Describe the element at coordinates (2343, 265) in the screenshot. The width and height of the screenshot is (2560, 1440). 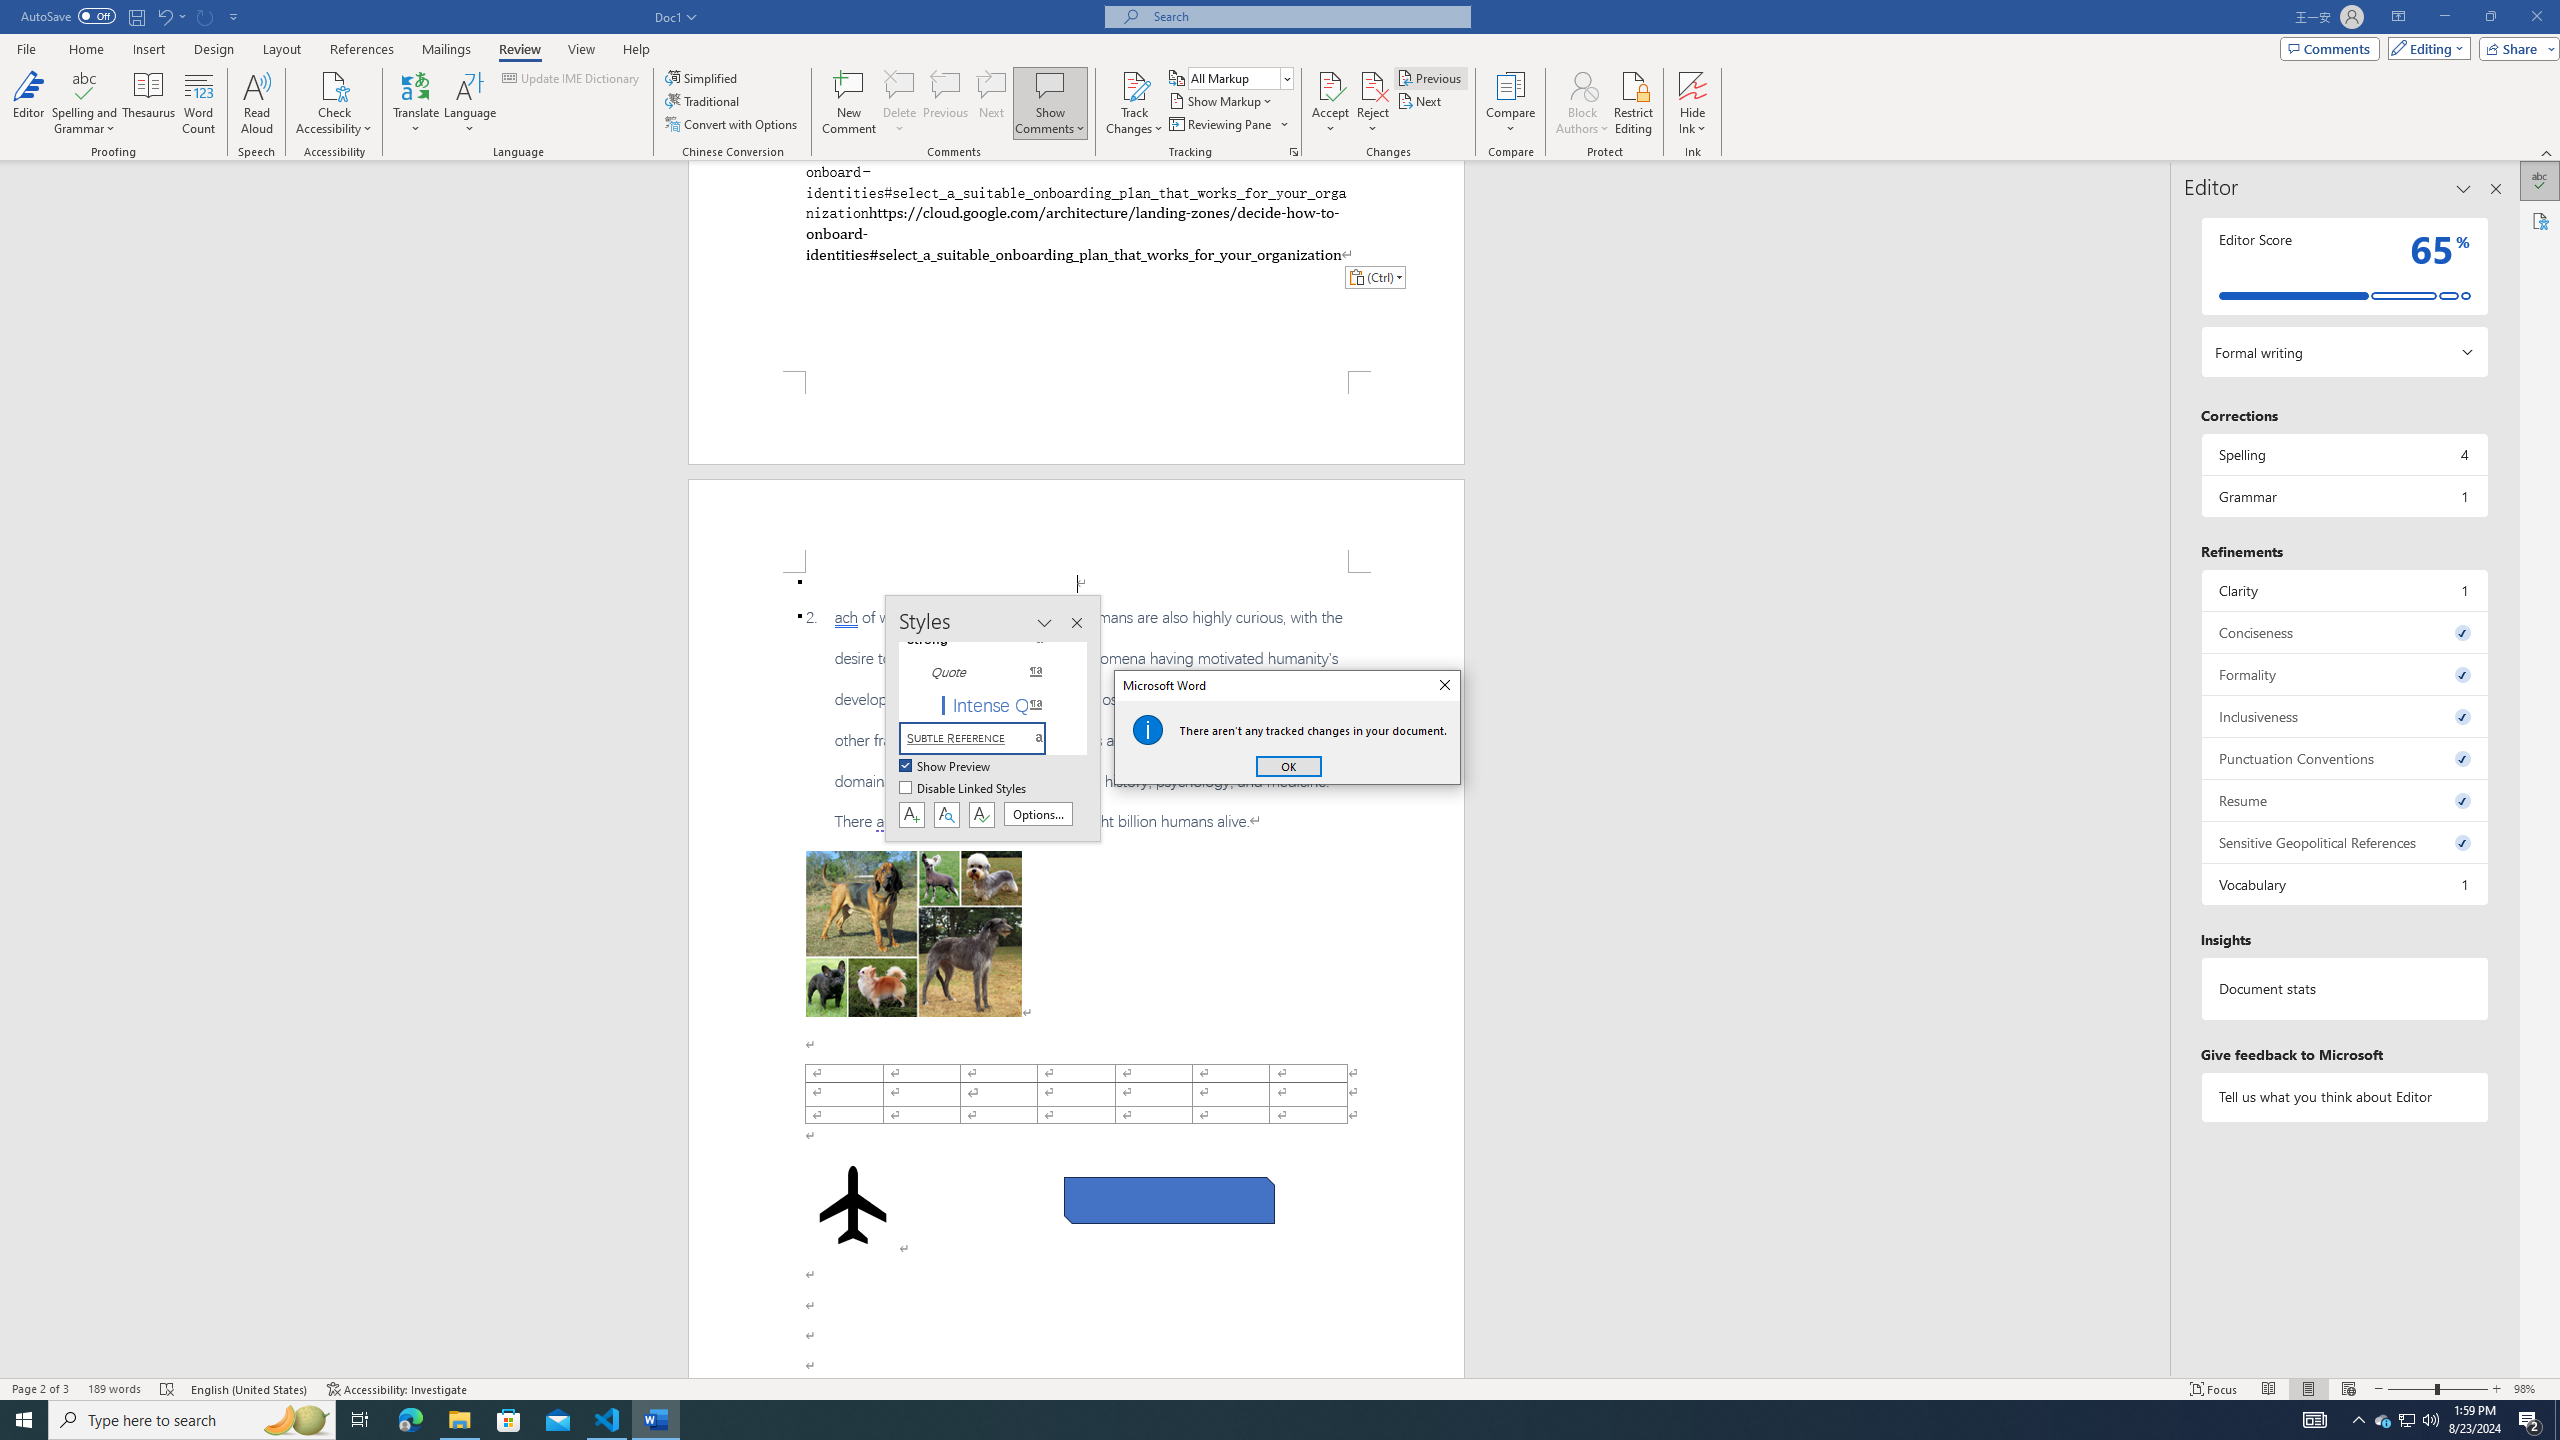
I see `'Editor Score 65%'` at that location.